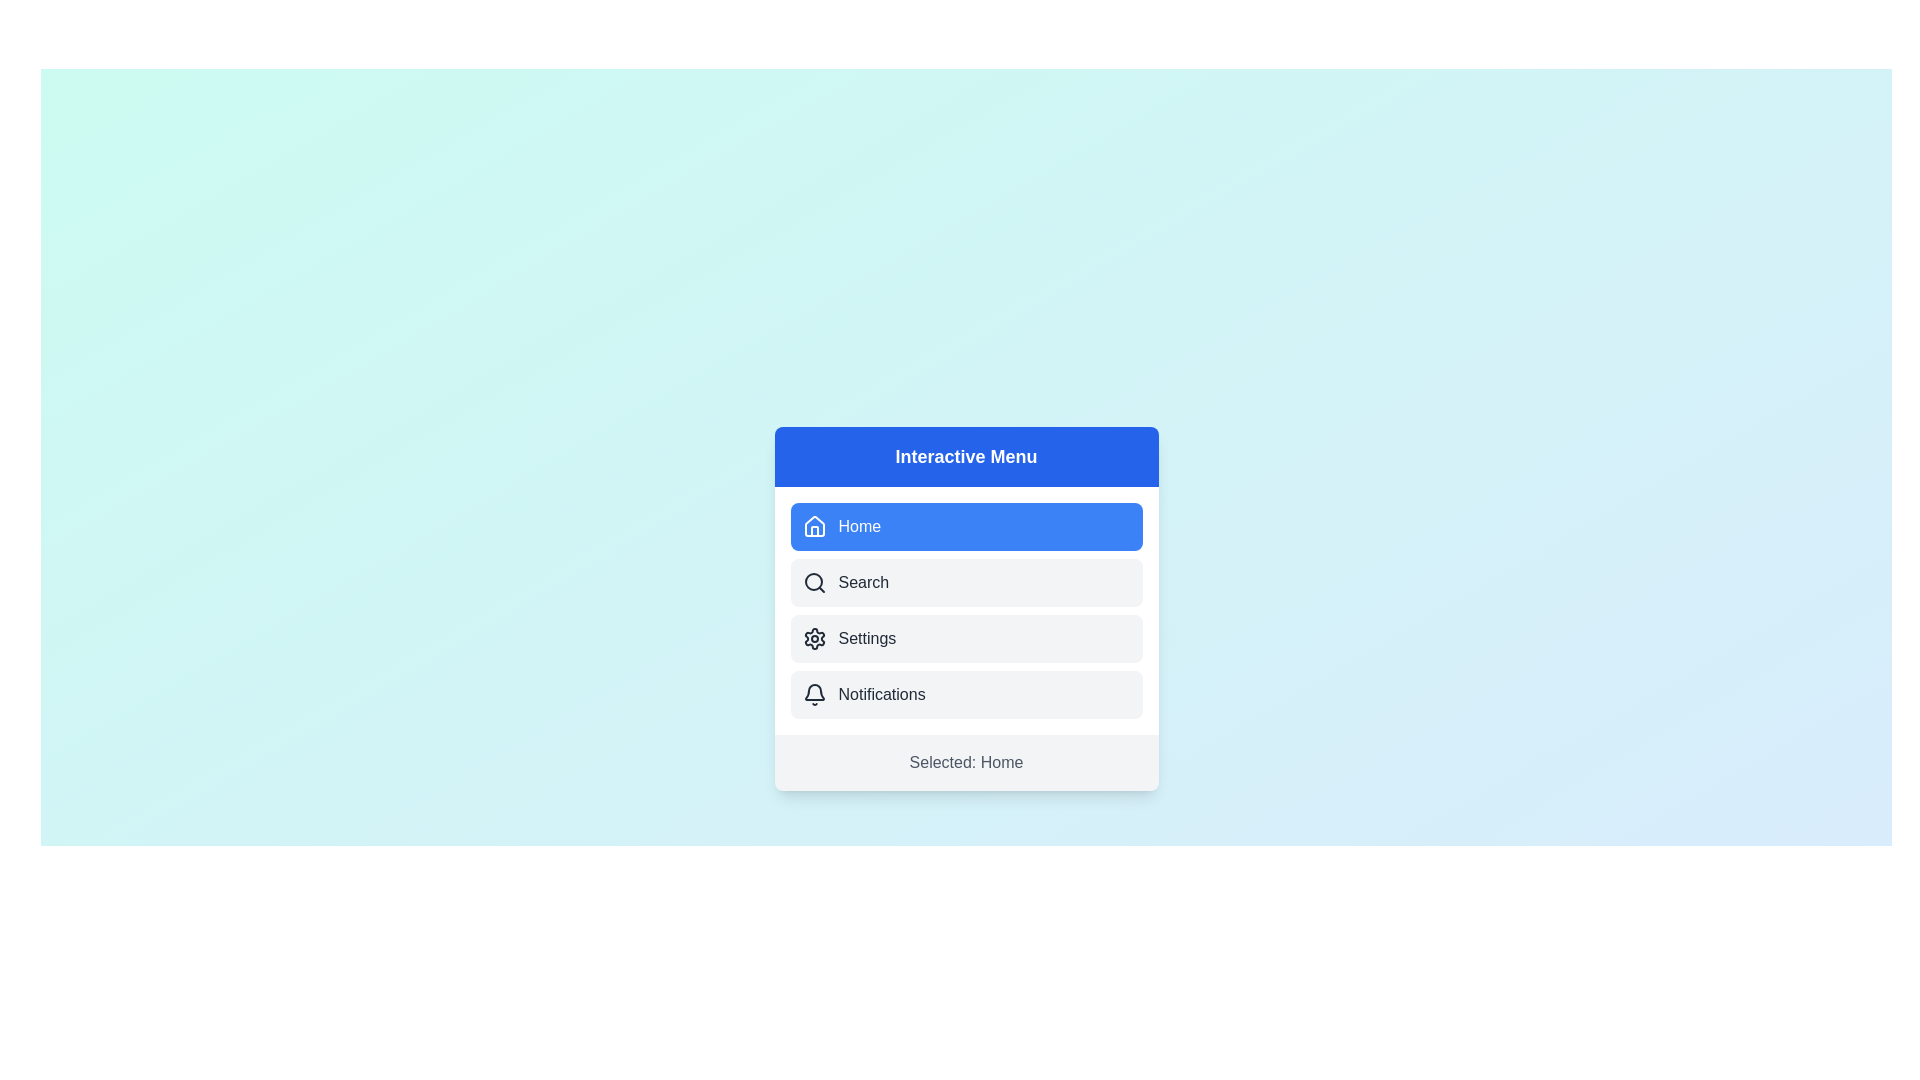  Describe the element at coordinates (966, 582) in the screenshot. I see `the menu item Search from the menu` at that location.